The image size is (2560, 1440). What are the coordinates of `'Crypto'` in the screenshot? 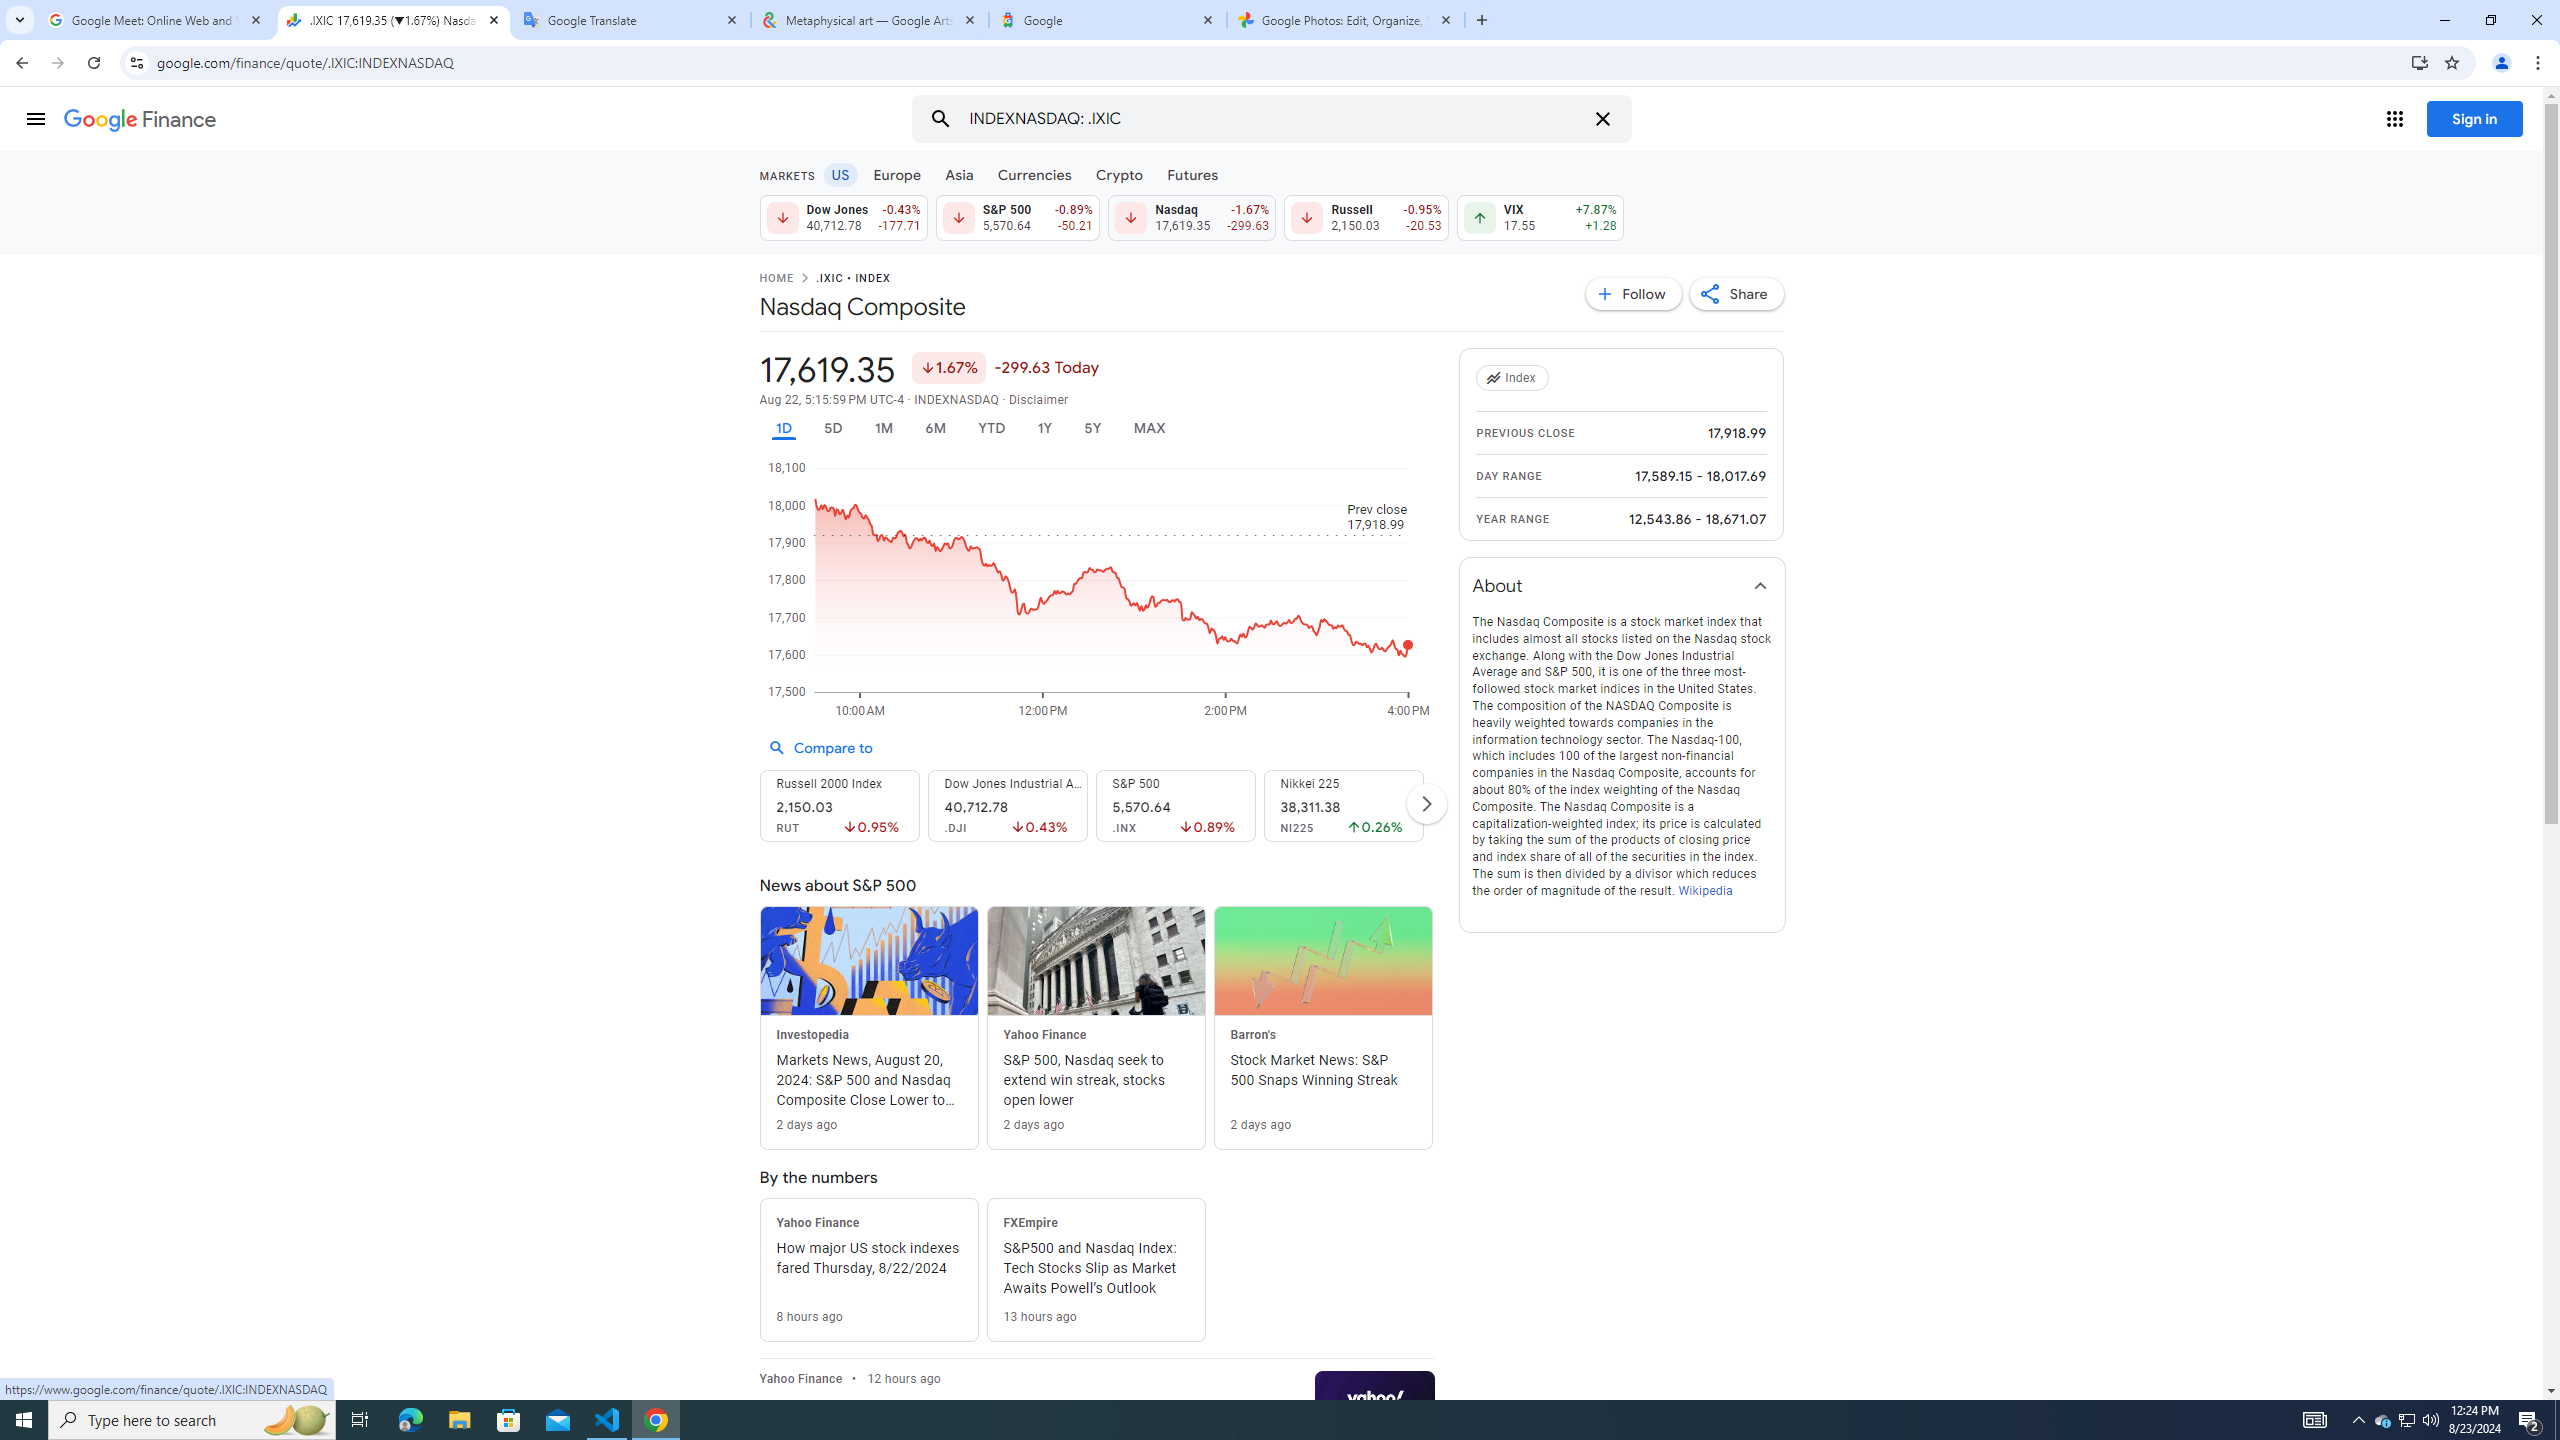 It's located at (1120, 173).